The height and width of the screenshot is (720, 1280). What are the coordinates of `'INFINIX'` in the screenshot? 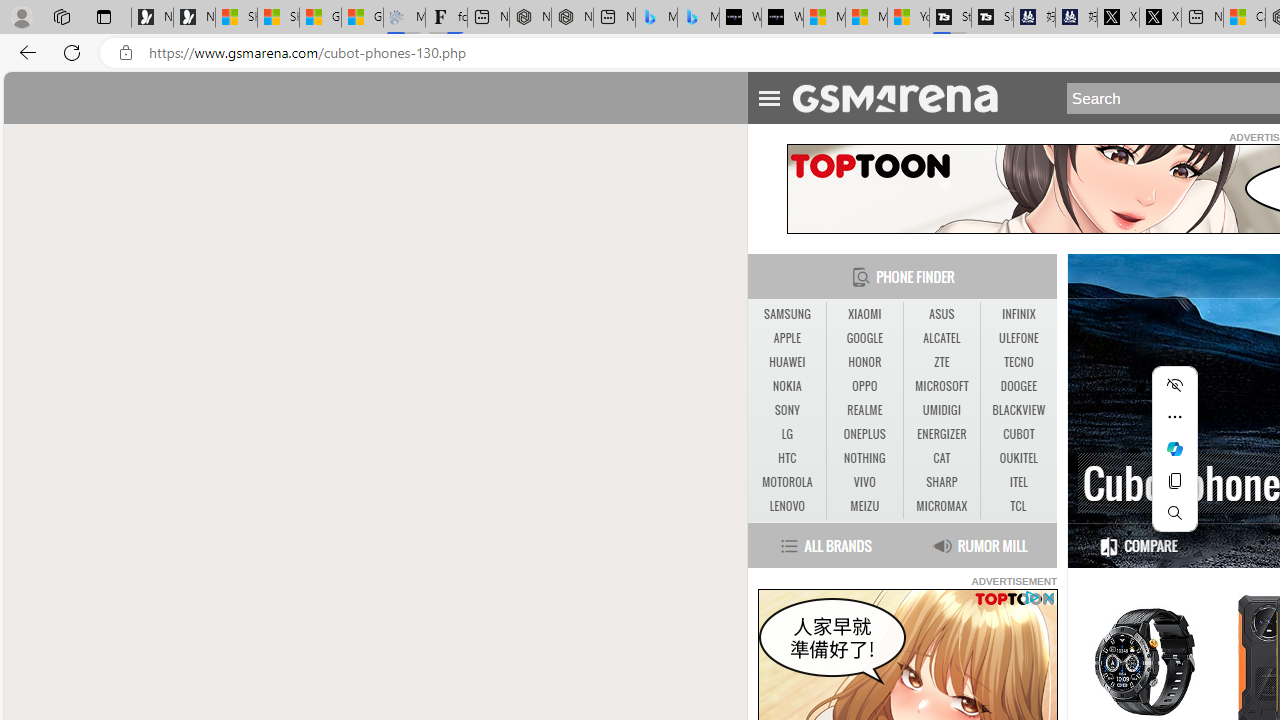 It's located at (1018, 315).